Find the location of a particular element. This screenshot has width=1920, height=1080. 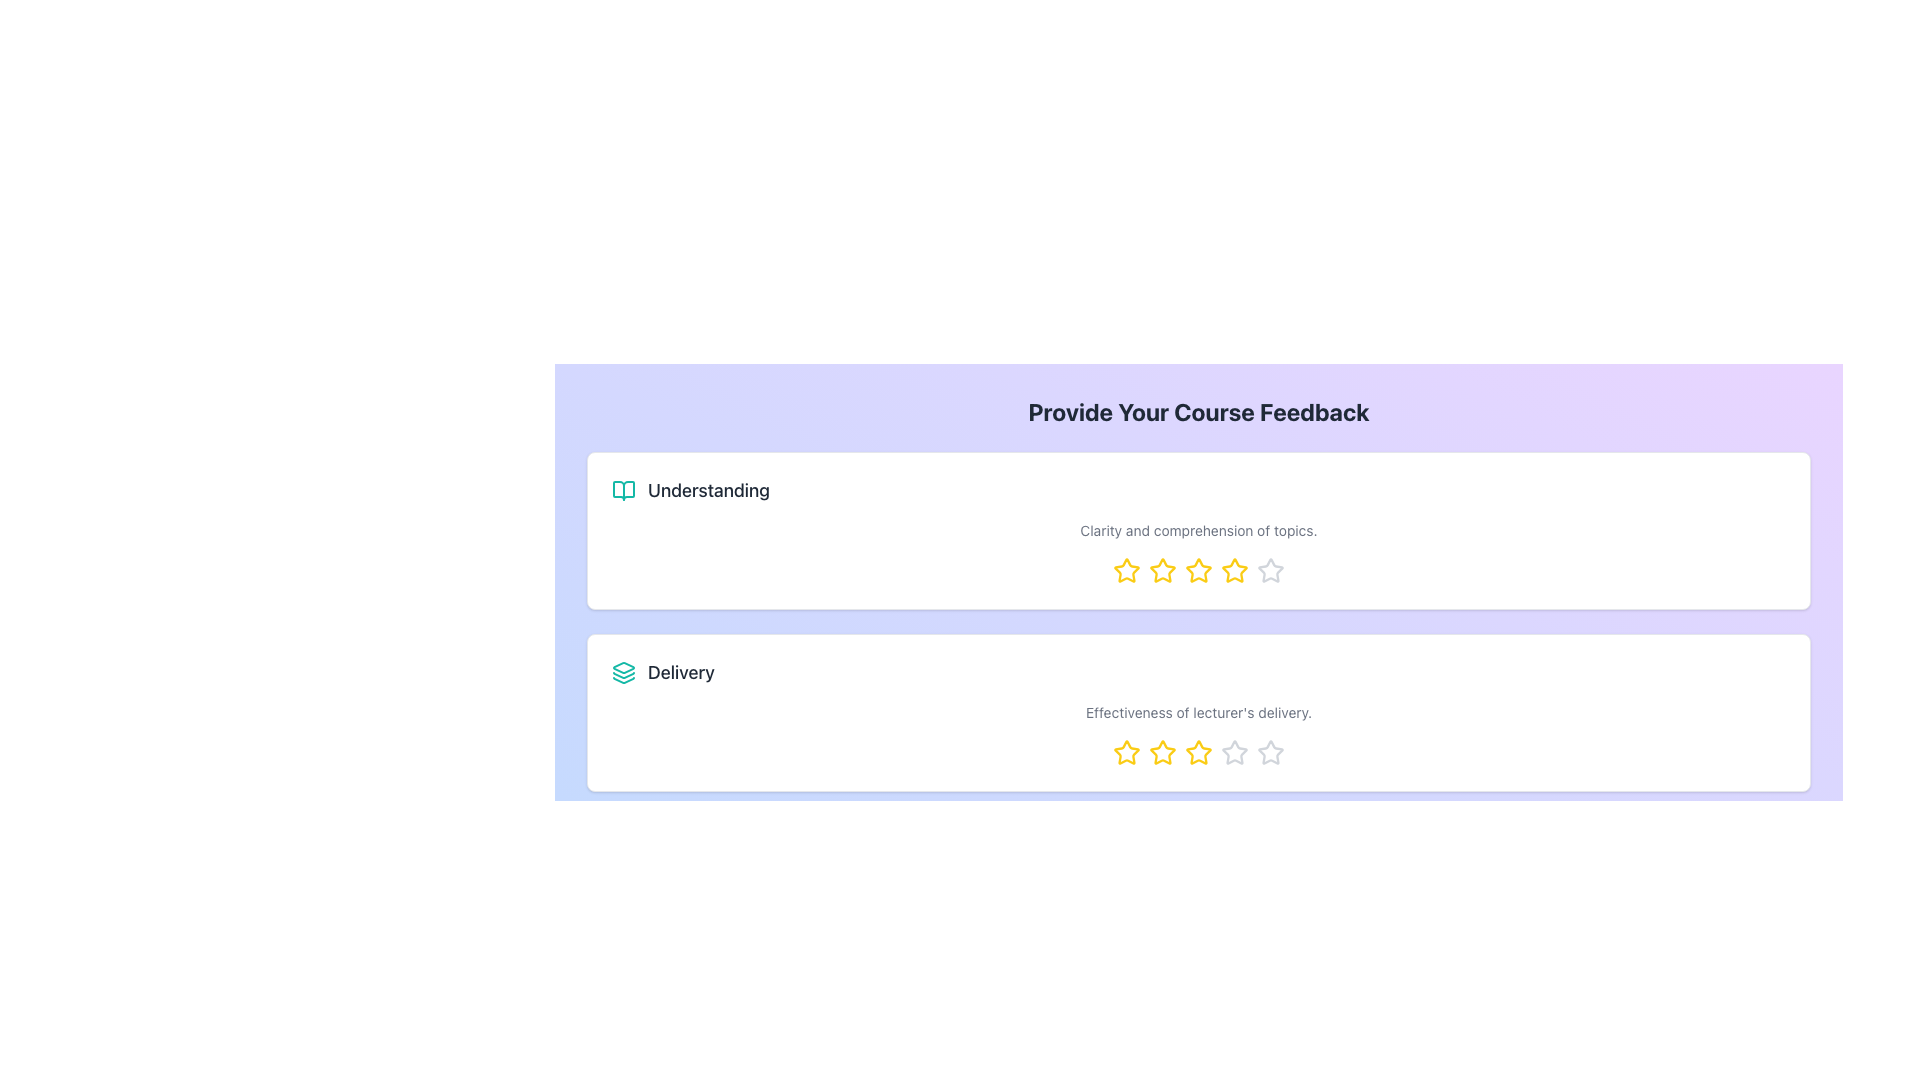

the third yellow rating star with a hollow center in the 'Understanding' section is located at coordinates (1162, 570).